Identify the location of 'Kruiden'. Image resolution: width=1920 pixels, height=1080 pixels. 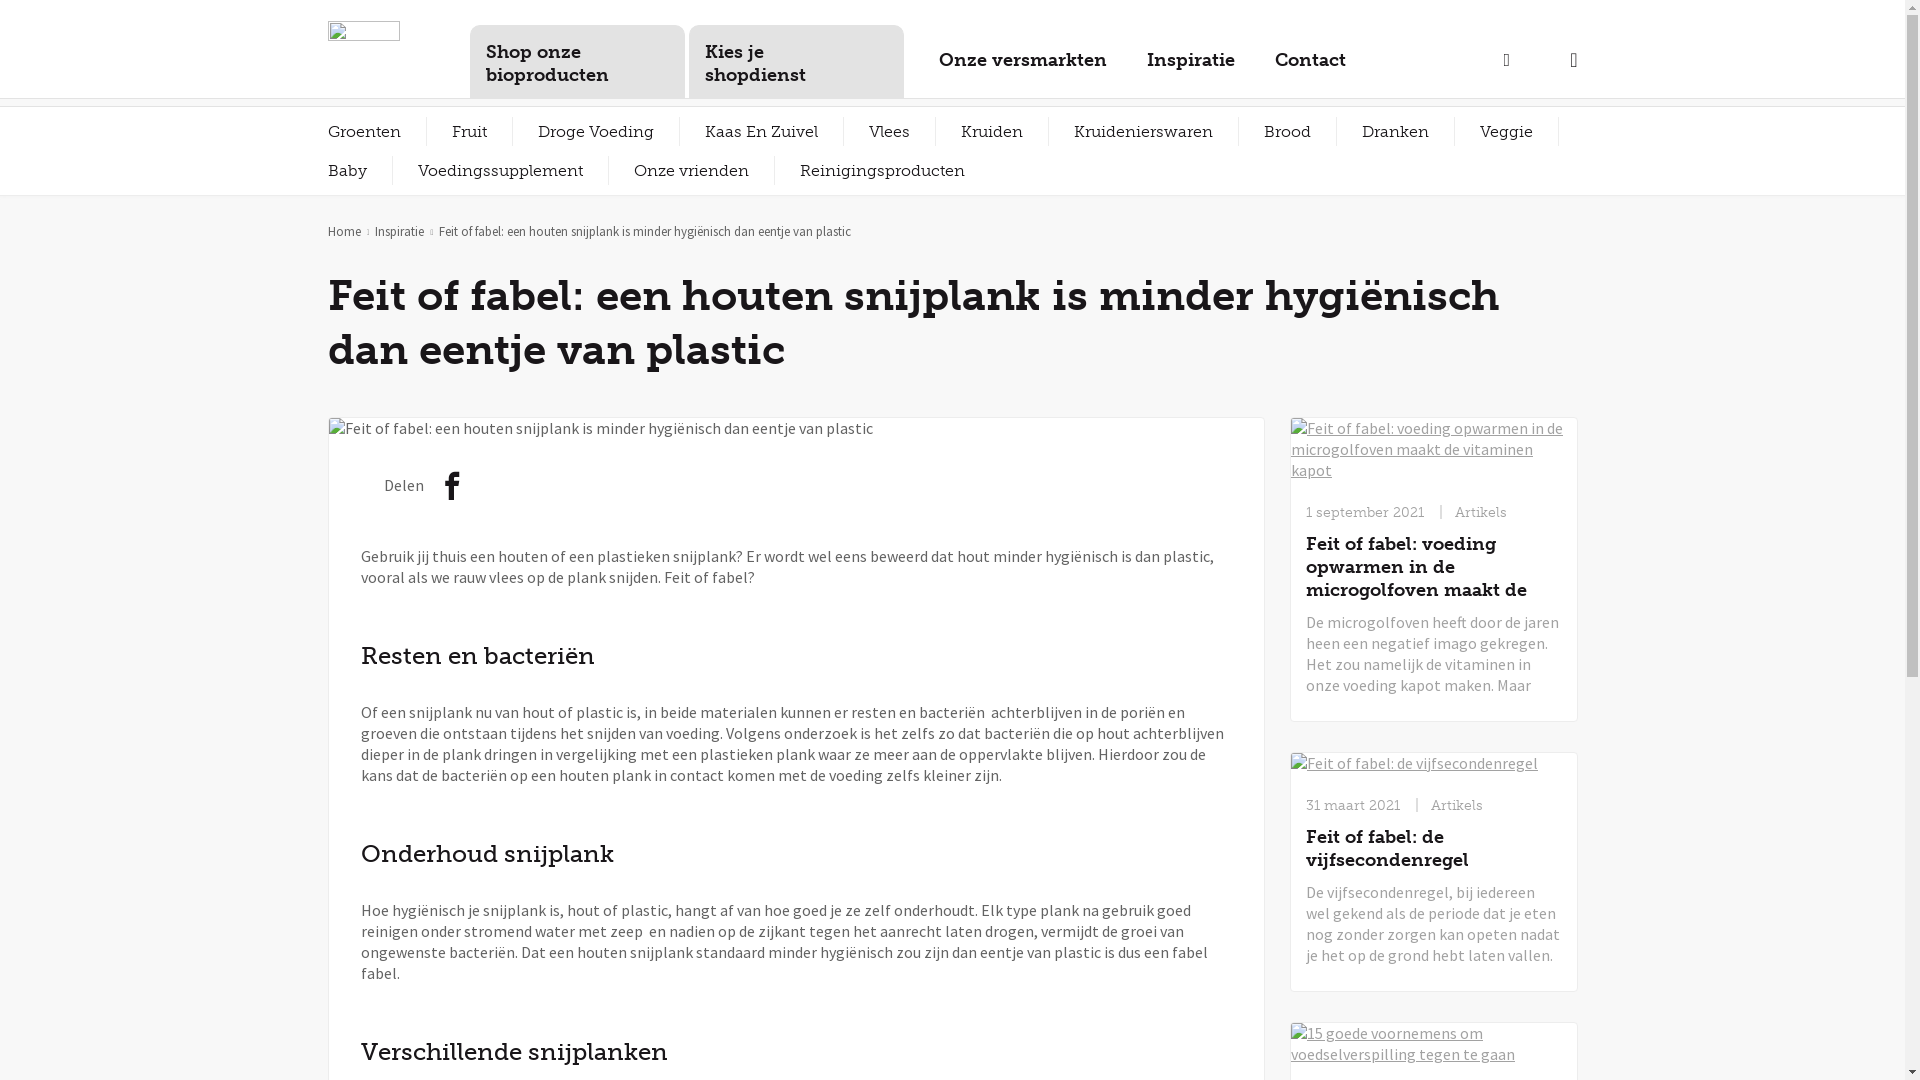
(992, 131).